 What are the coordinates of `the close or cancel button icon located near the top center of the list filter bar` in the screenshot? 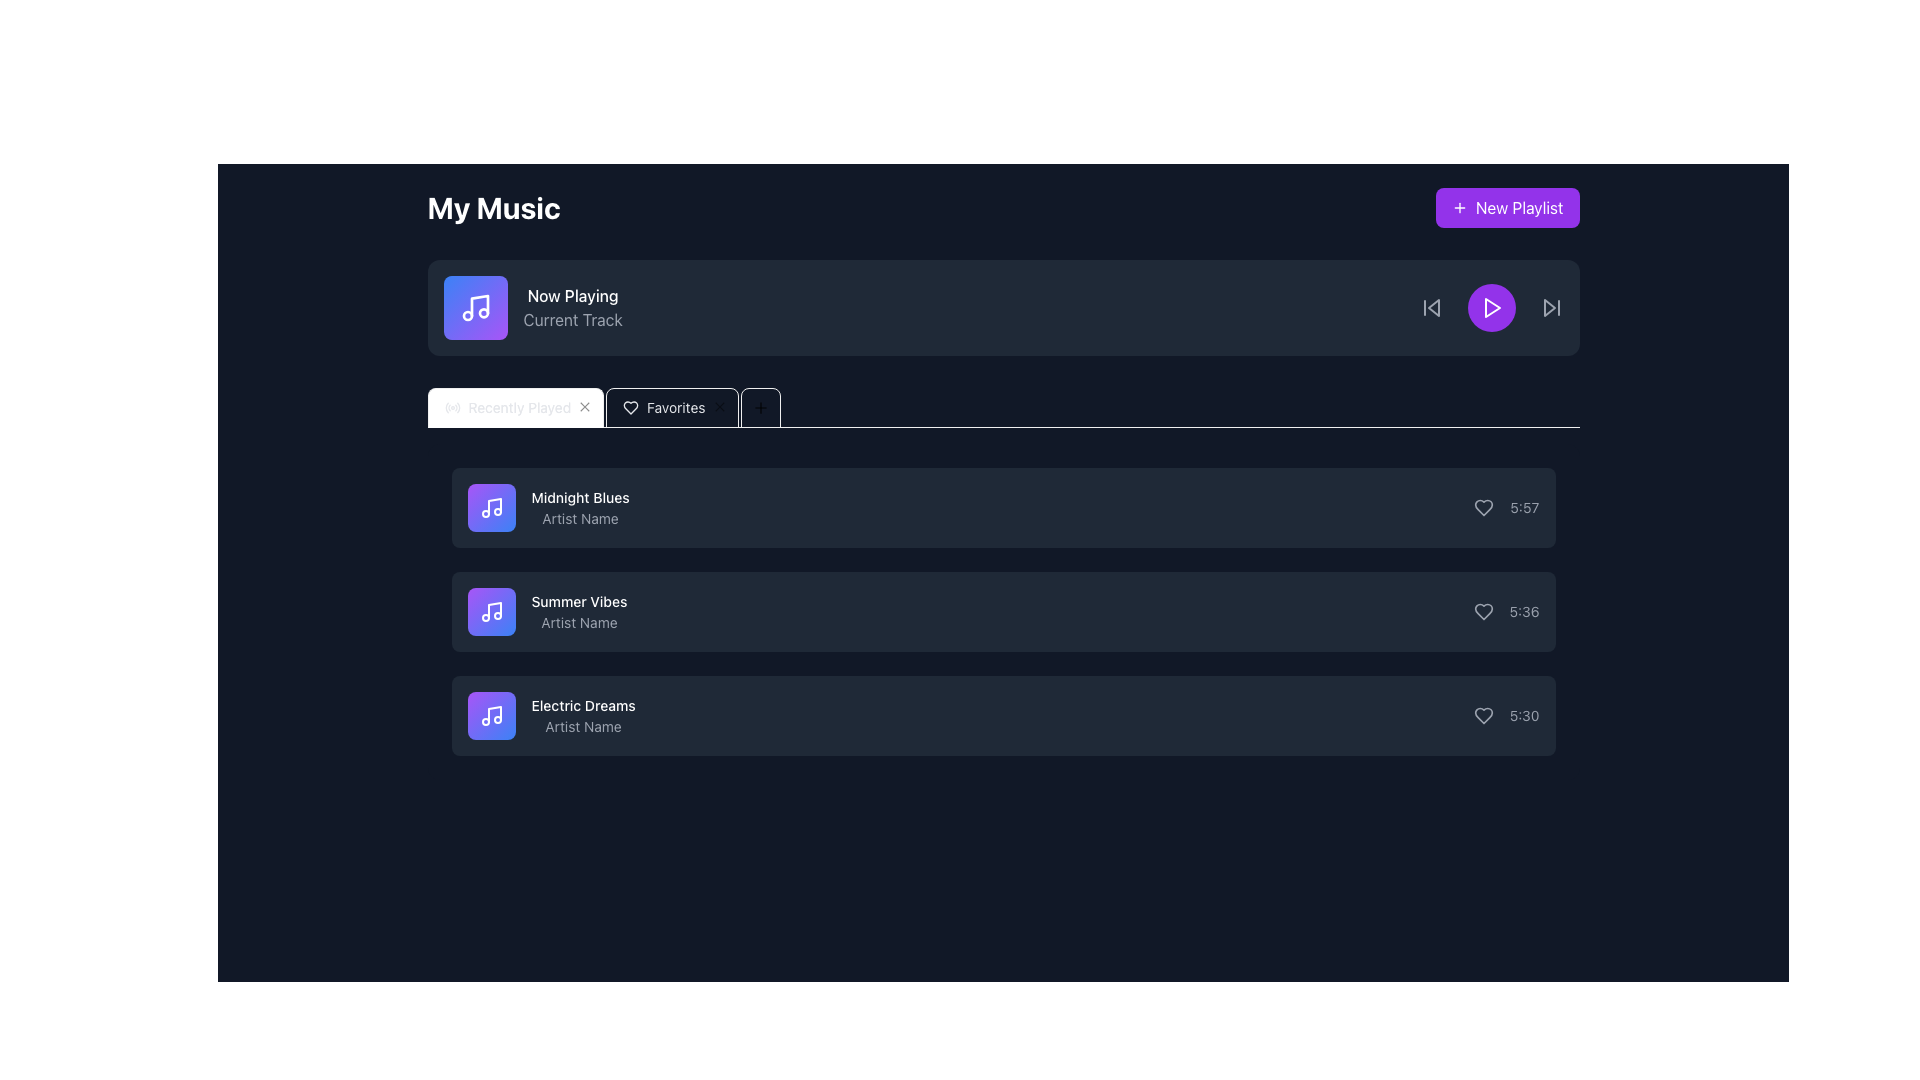 It's located at (584, 406).